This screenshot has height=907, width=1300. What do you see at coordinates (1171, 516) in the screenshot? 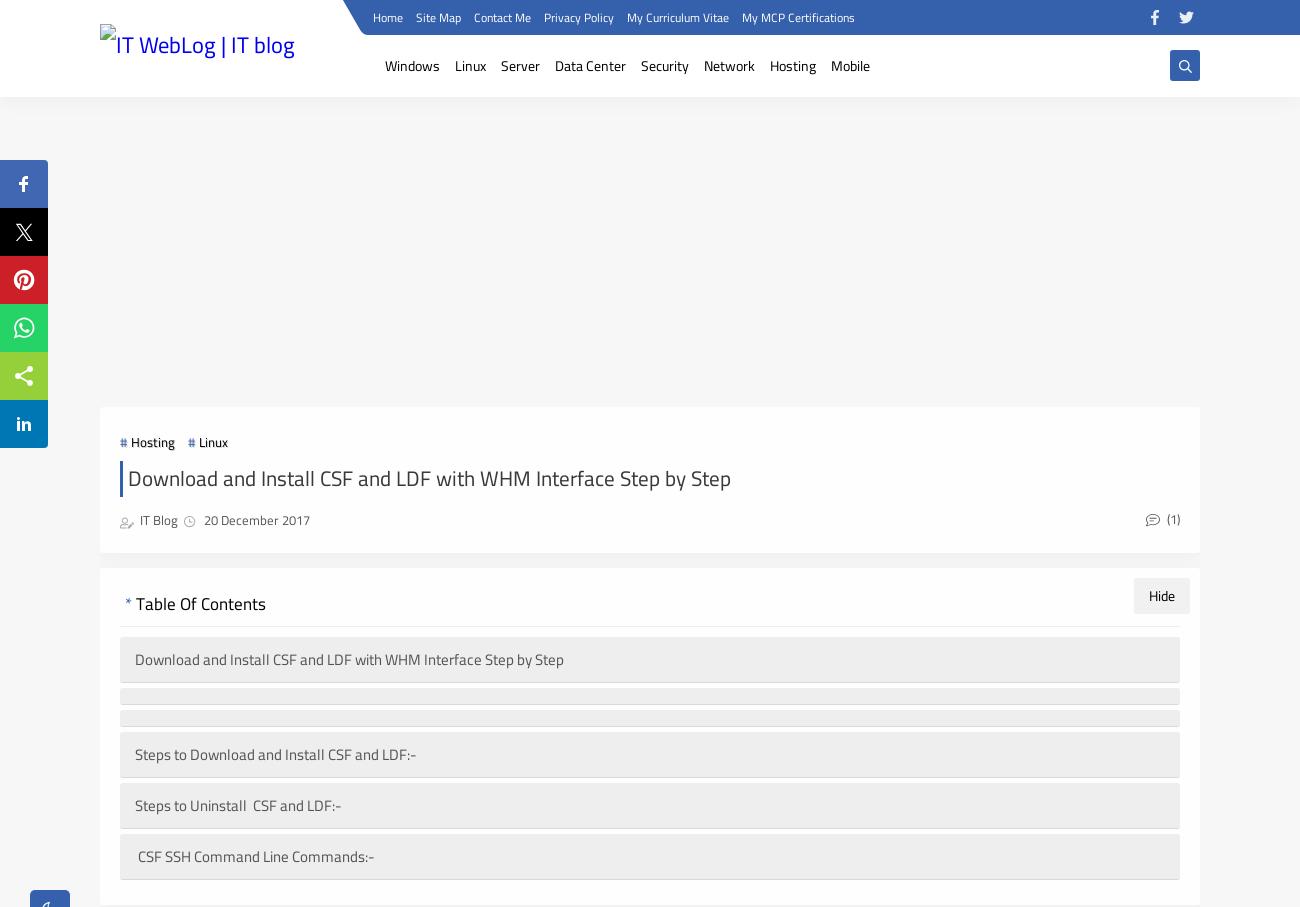
I see `'(1)'` at bounding box center [1171, 516].